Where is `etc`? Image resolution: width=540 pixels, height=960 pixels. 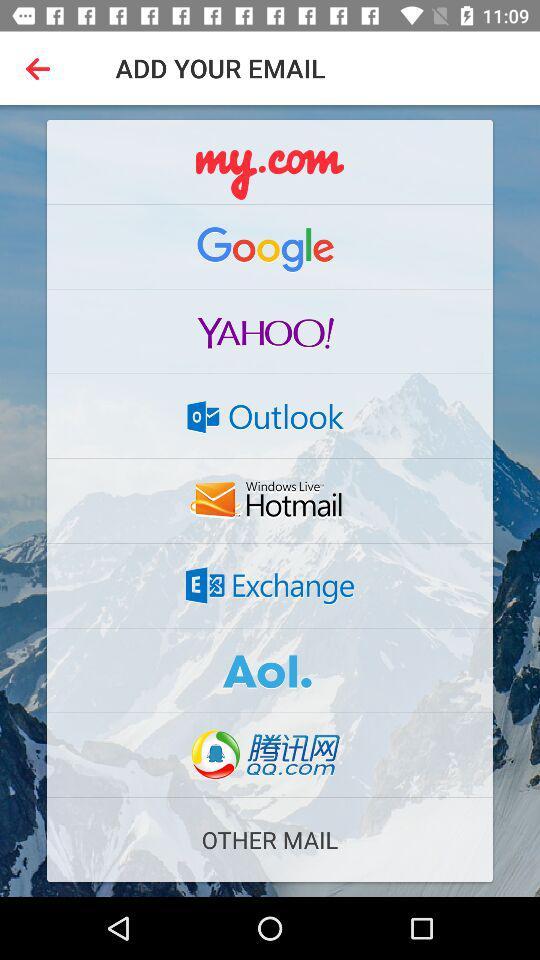
etc is located at coordinates (270, 161).